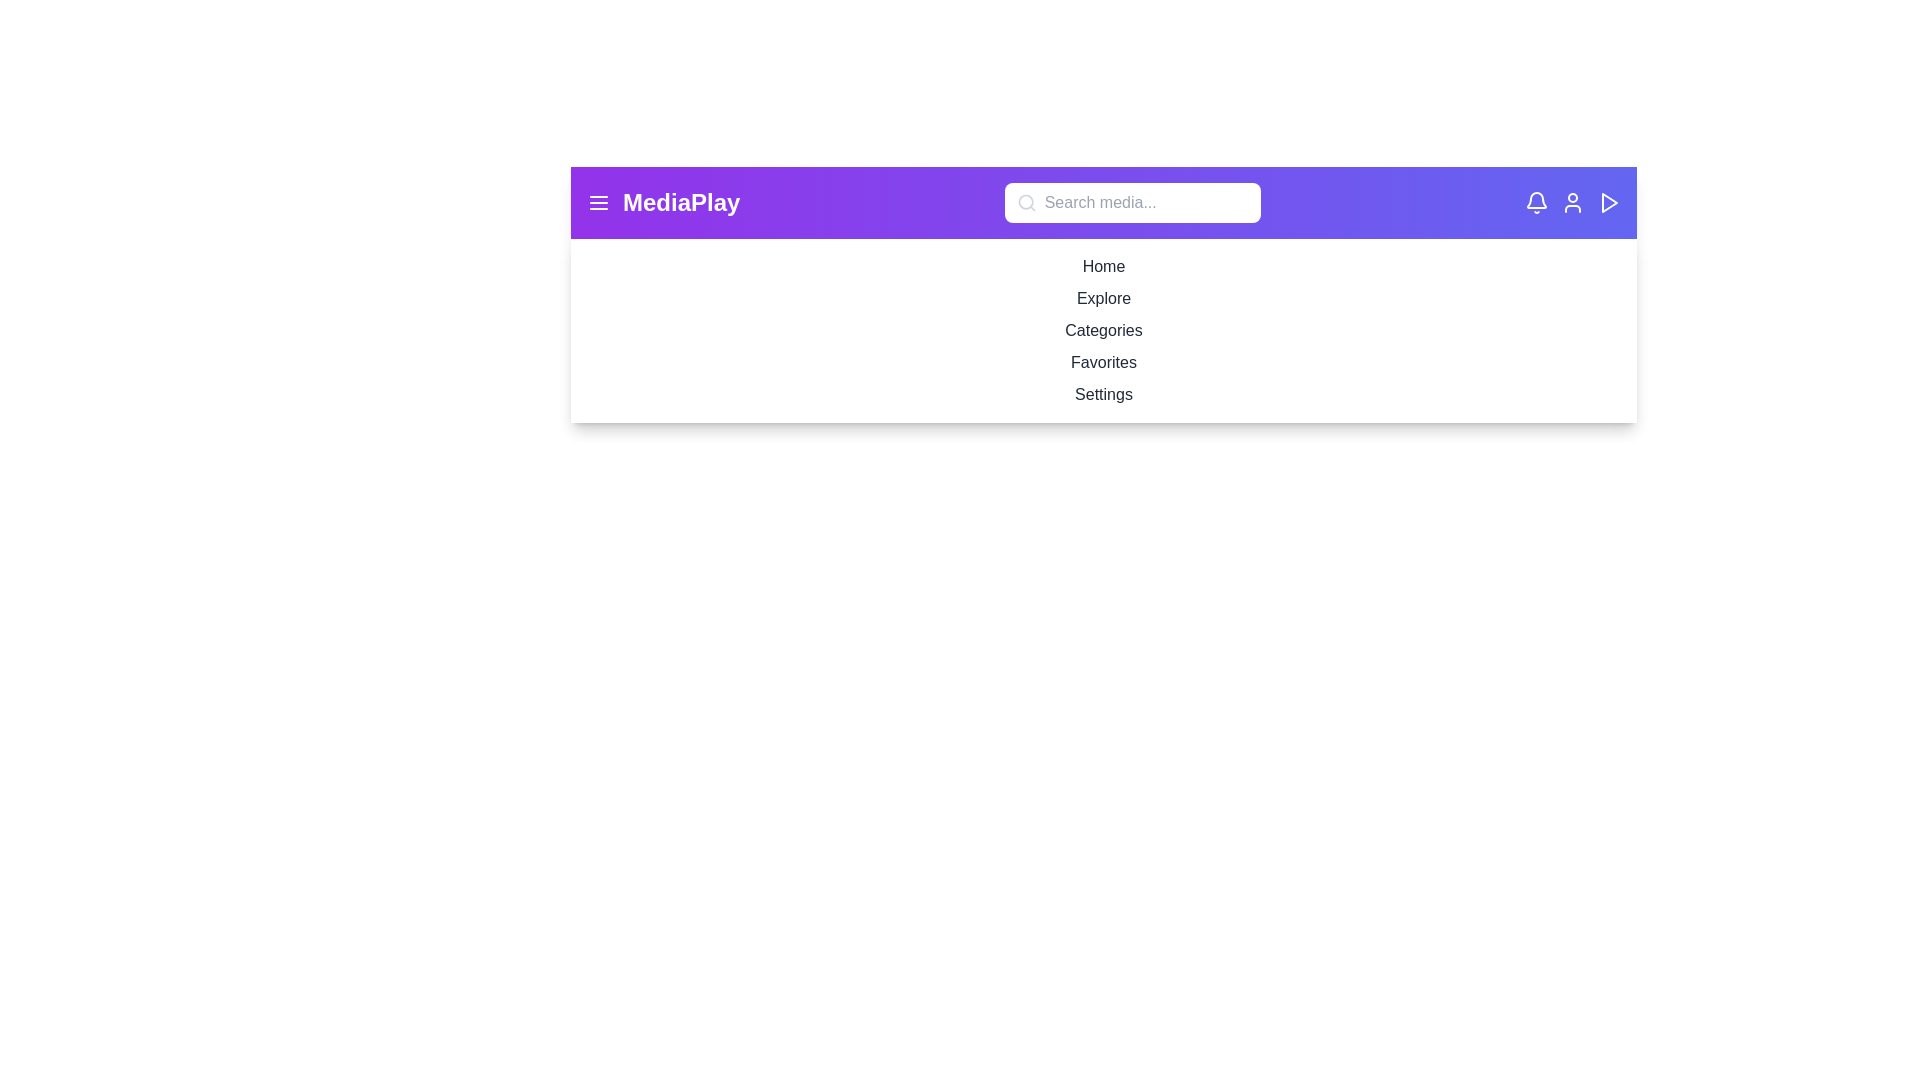 This screenshot has width=1920, height=1080. Describe the element at coordinates (1535, 200) in the screenshot. I see `the notification bell icon located` at that location.